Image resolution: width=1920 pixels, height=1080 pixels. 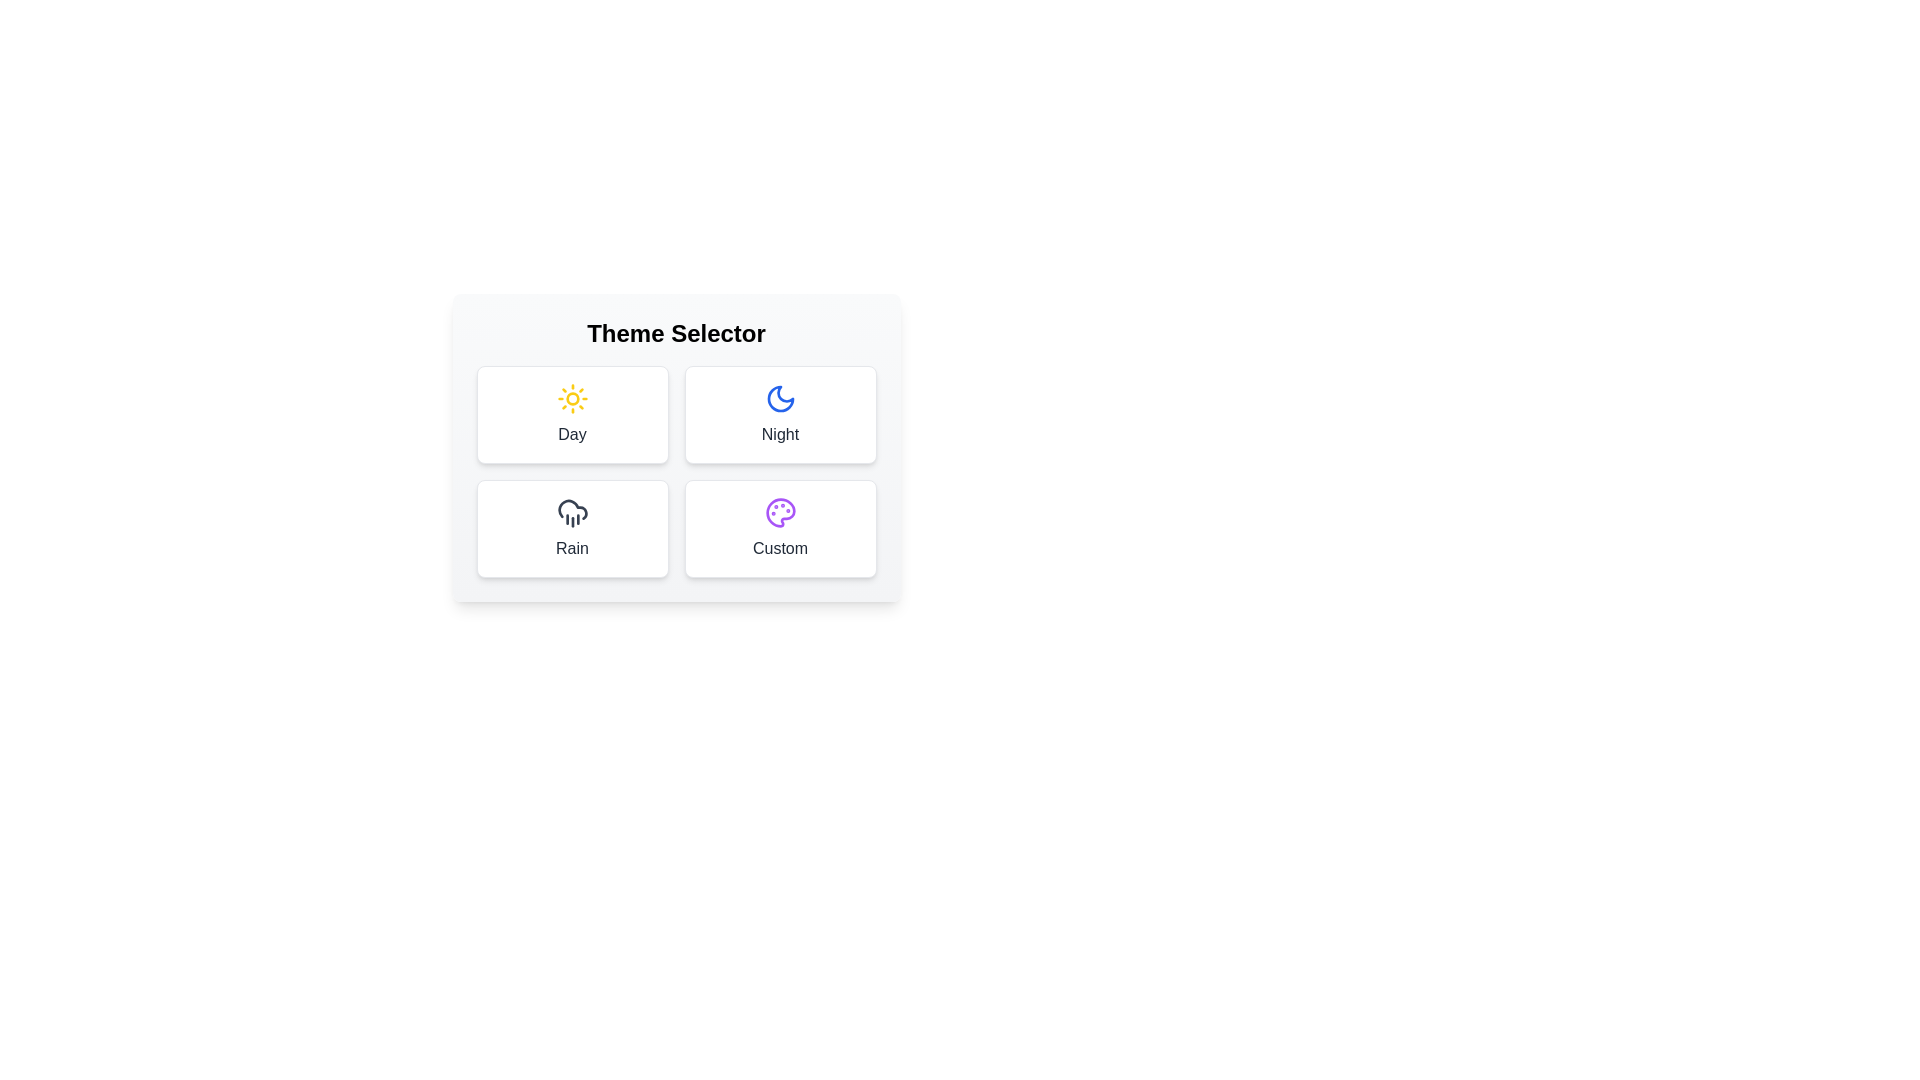 What do you see at coordinates (779, 414) in the screenshot?
I see `the theme icon for Night` at bounding box center [779, 414].